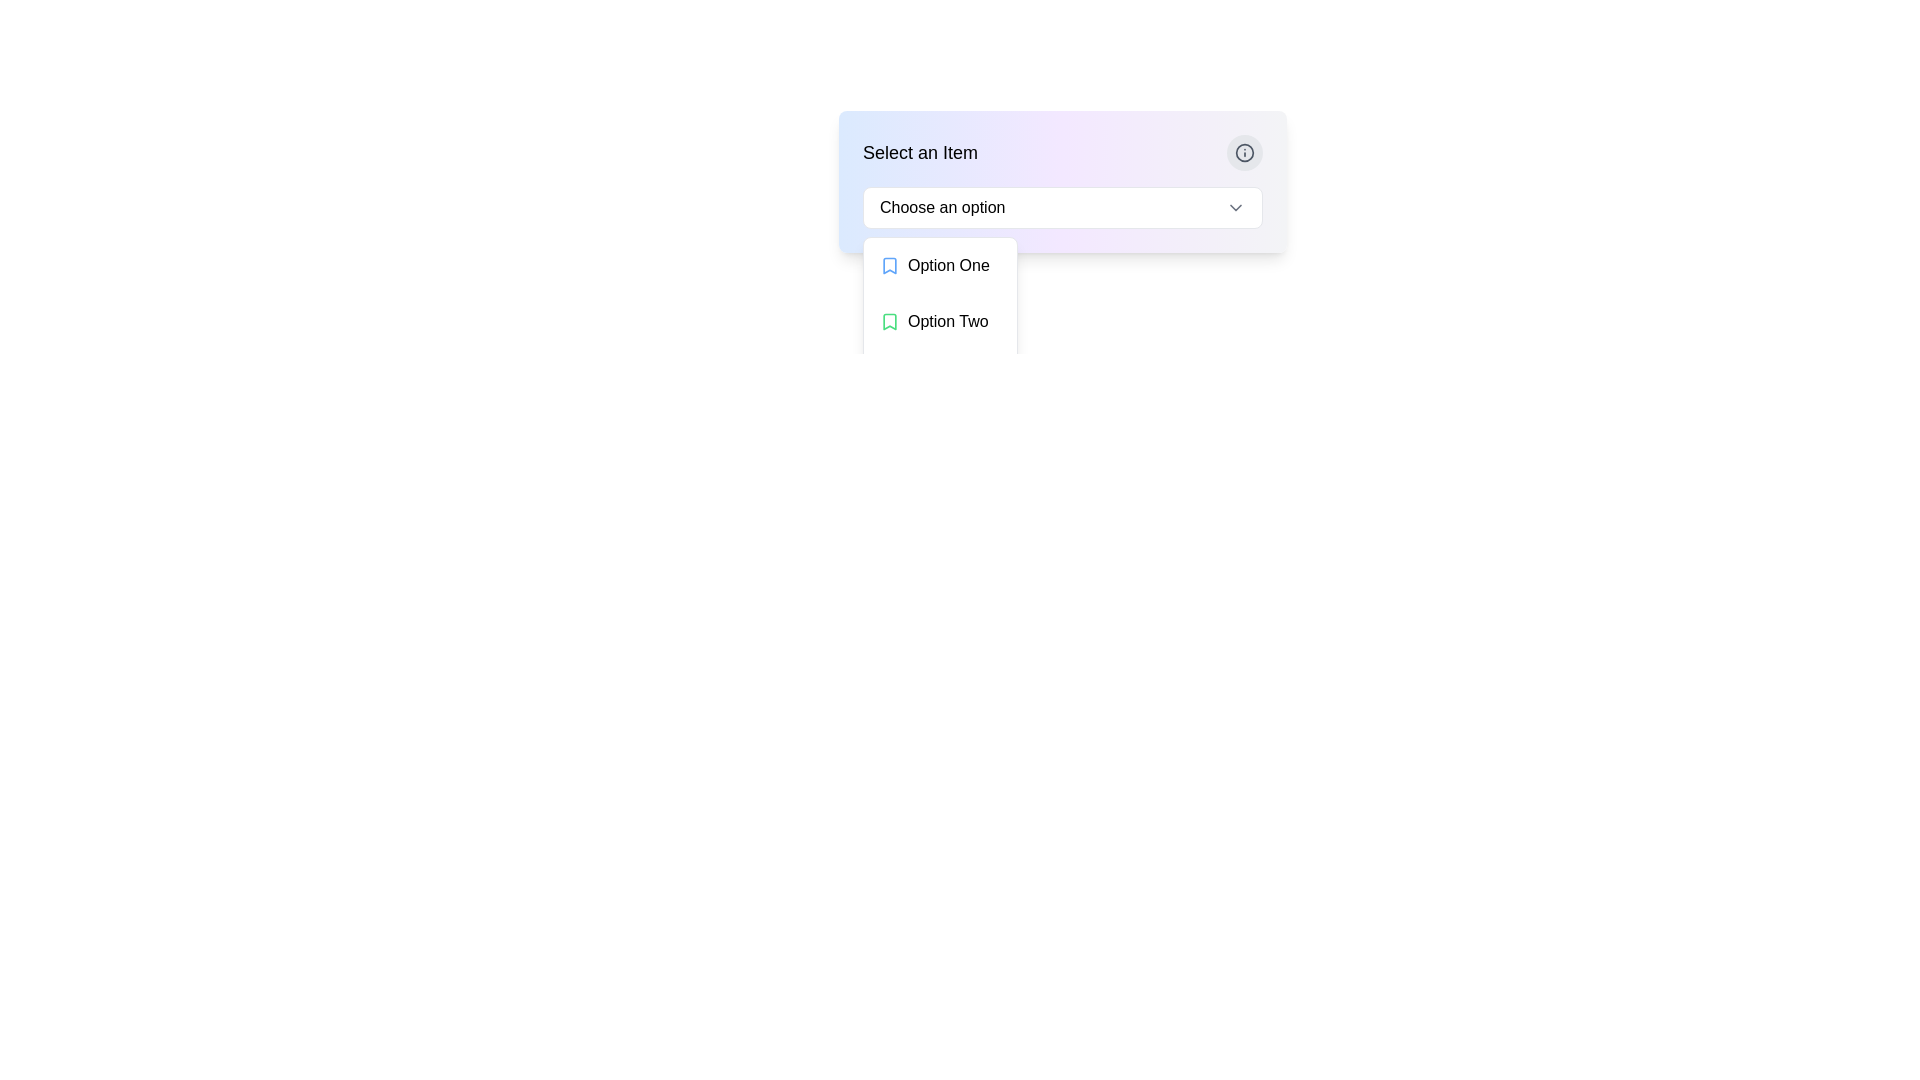 This screenshot has height=1080, width=1920. Describe the element at coordinates (1235, 208) in the screenshot. I see `the Chevron-Down icon located at the far-right end of the 'Choose an option' button` at that location.